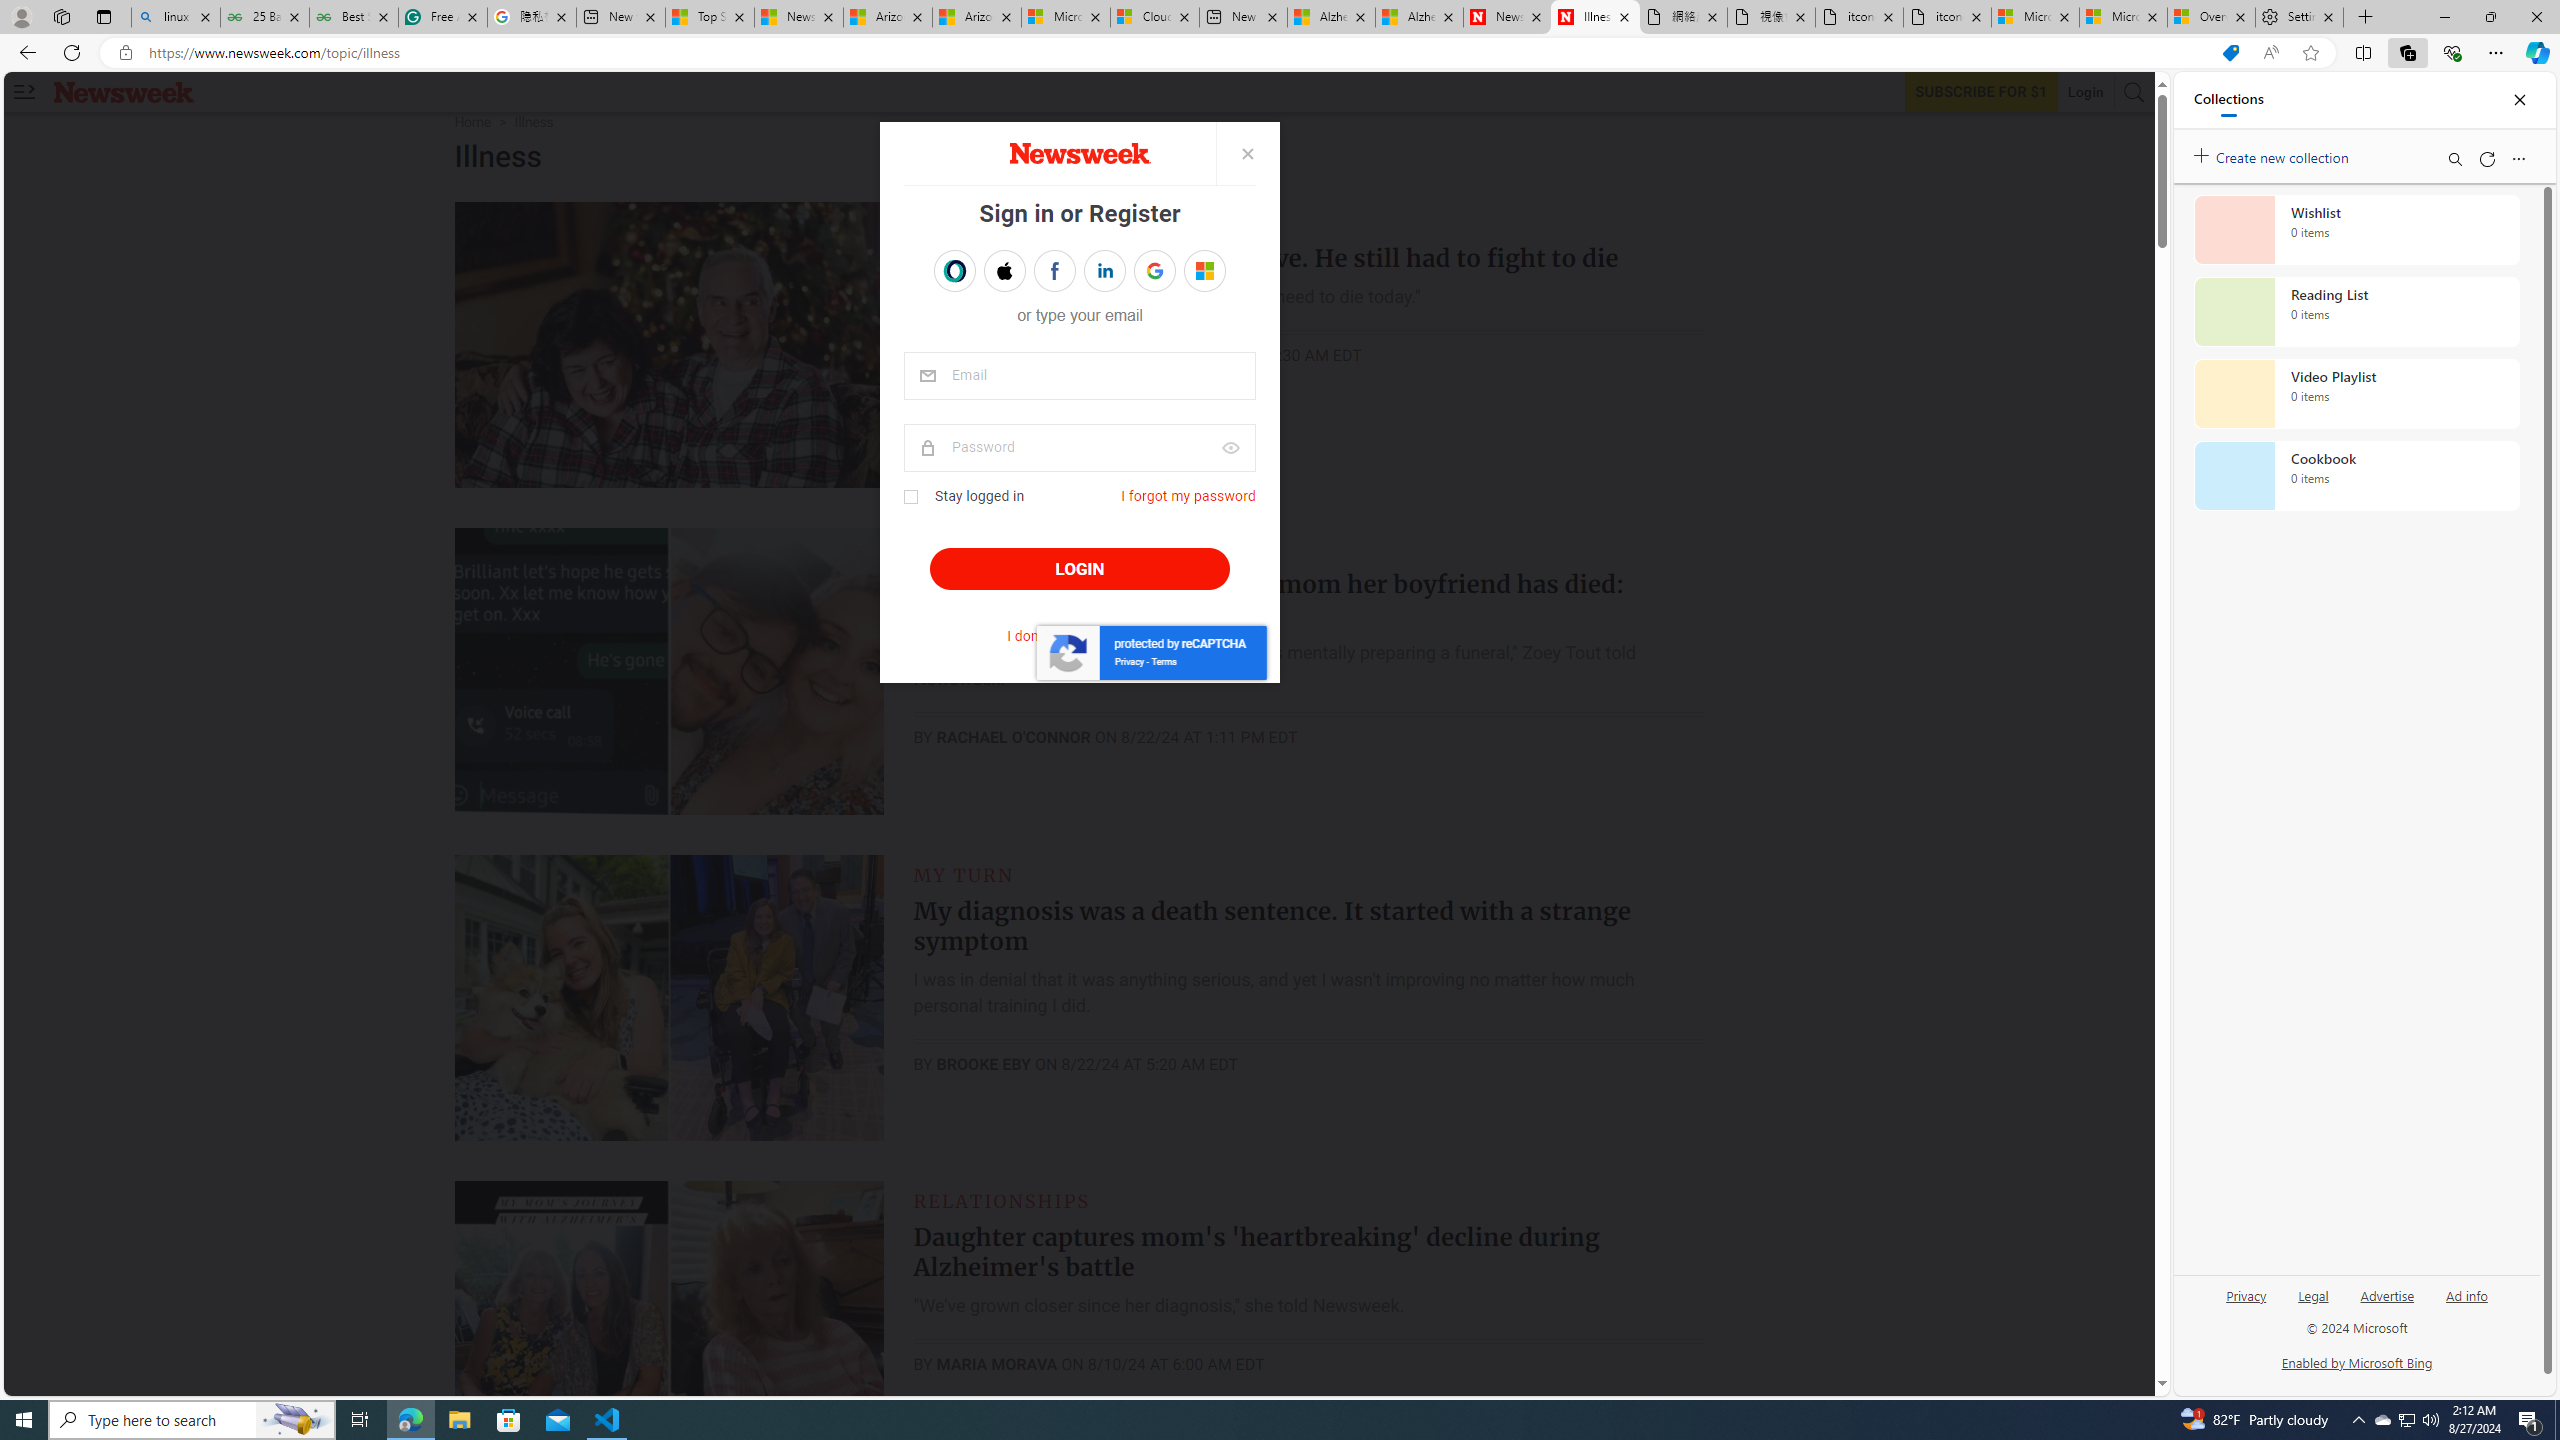  I want to click on 'email', so click(1080, 375).